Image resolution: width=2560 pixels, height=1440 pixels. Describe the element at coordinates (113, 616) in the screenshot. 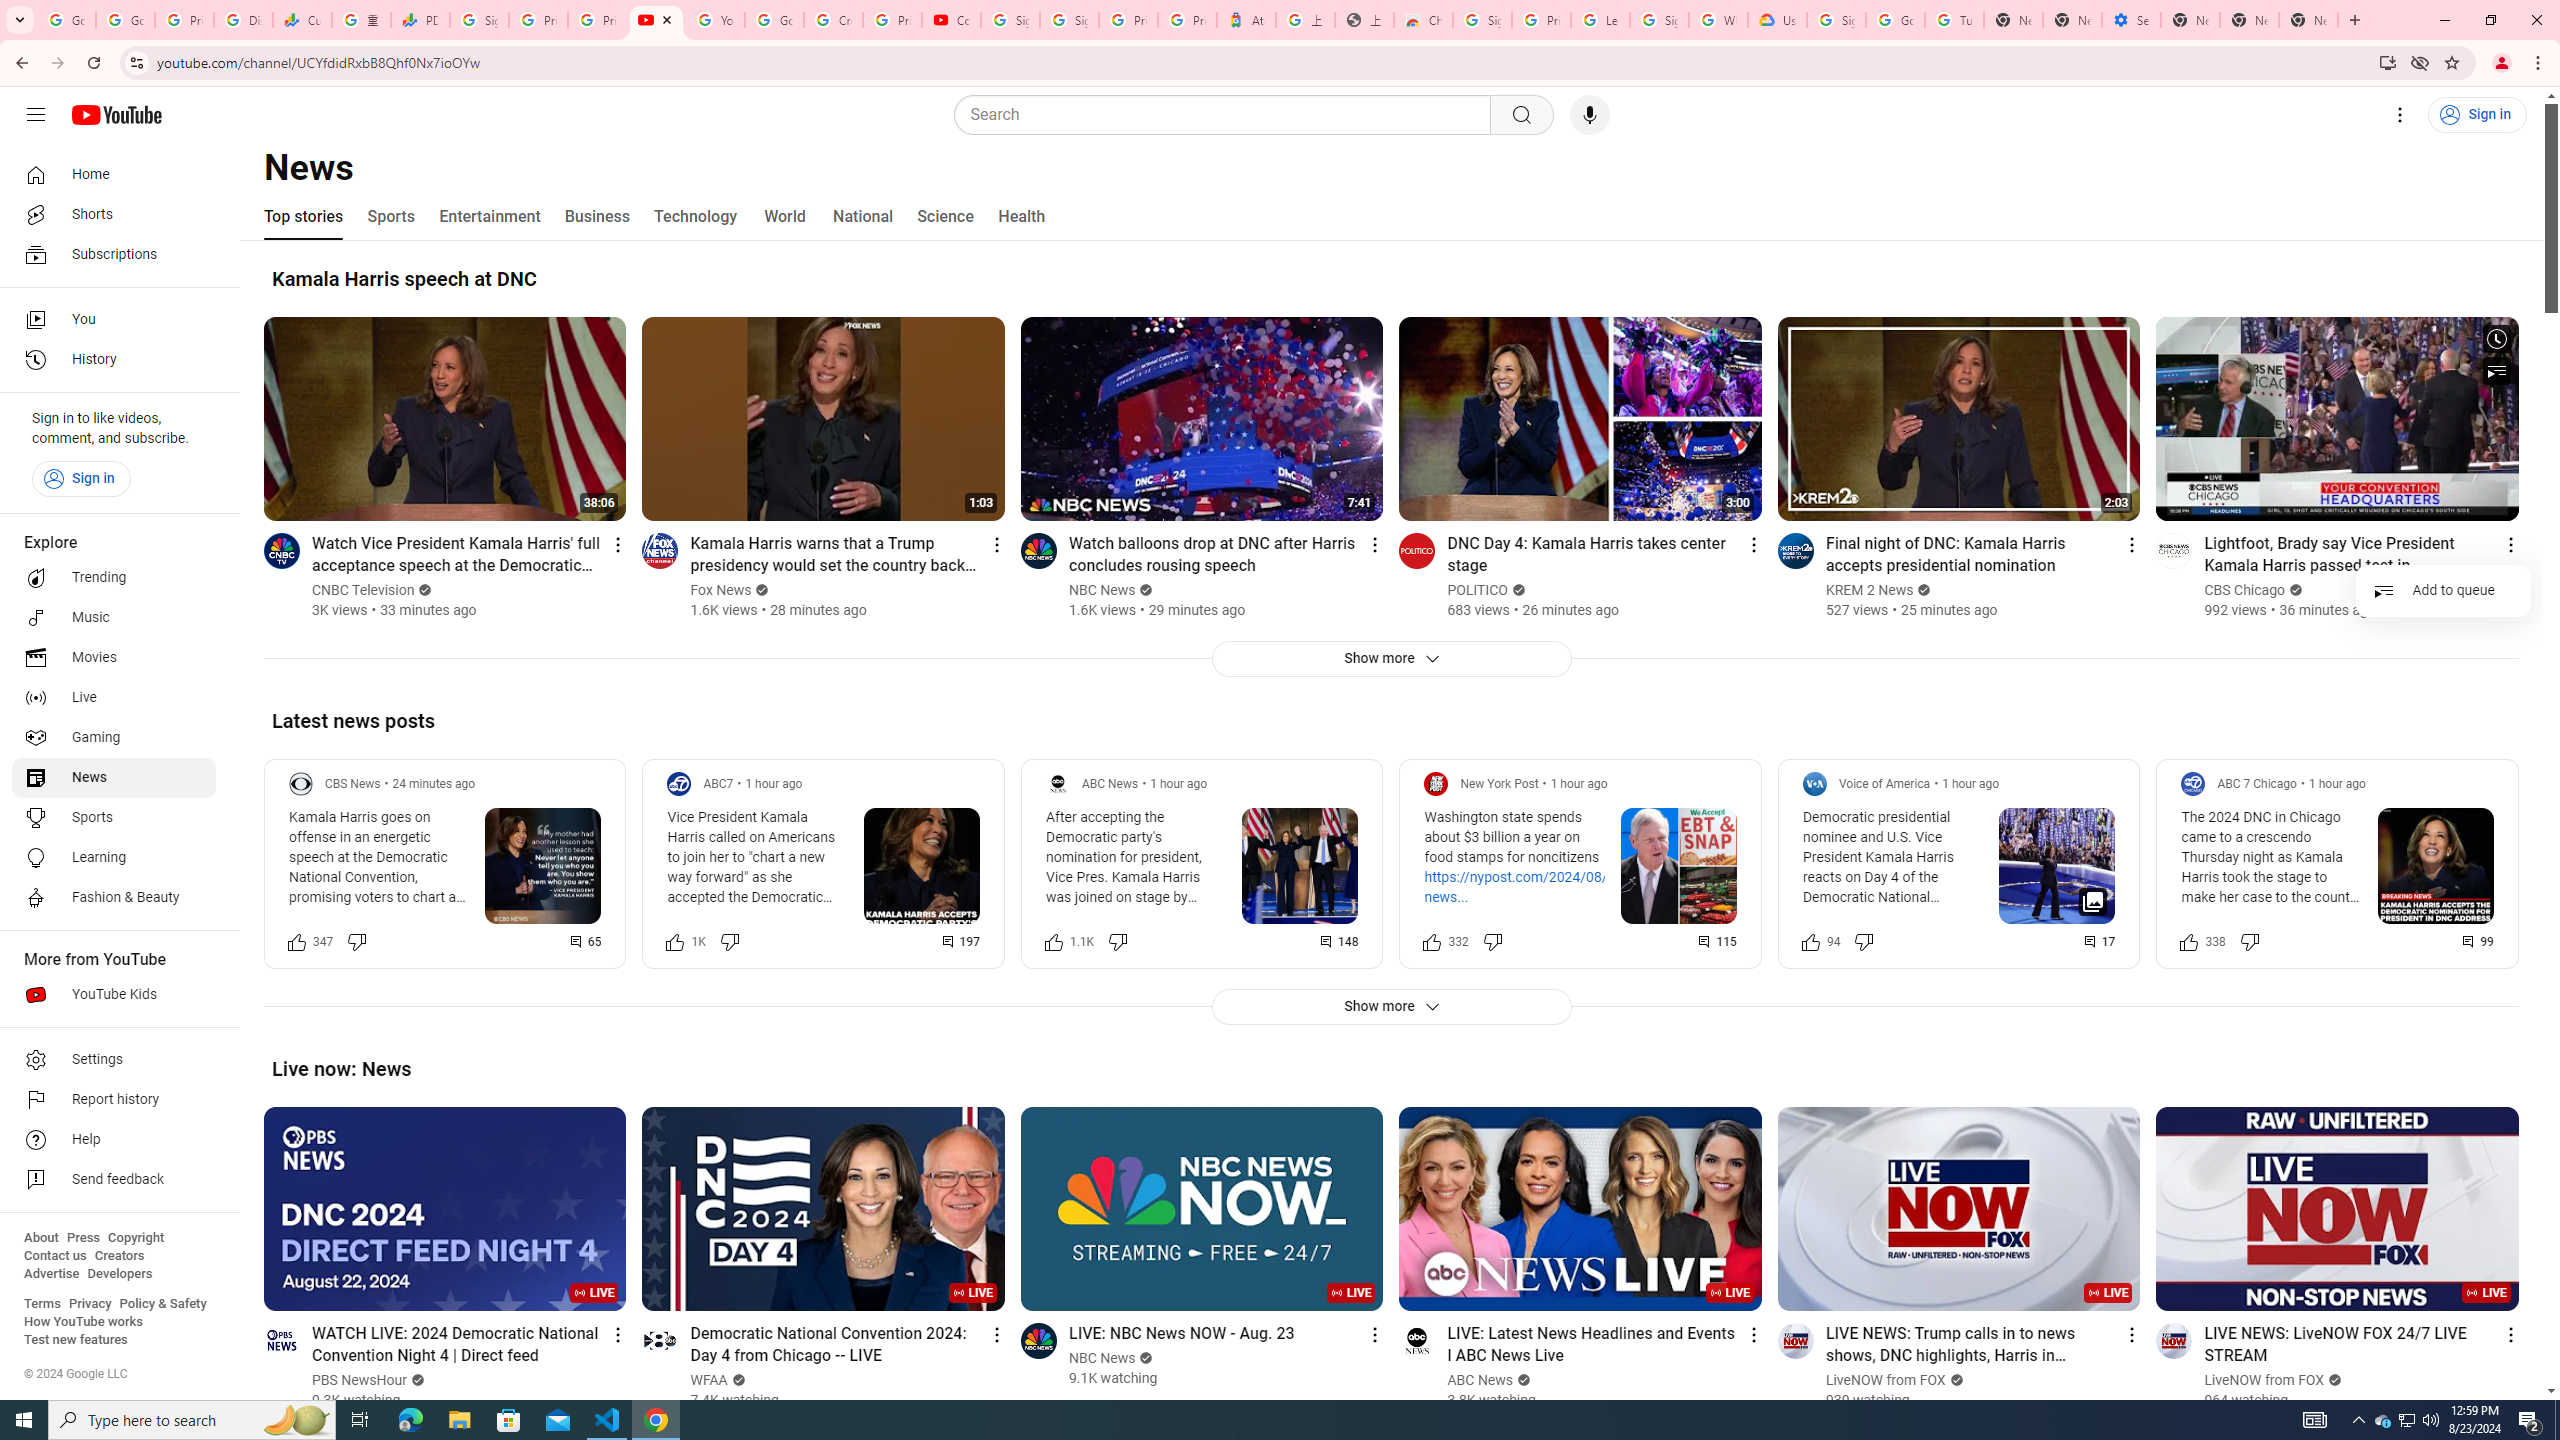

I see `'Music'` at that location.